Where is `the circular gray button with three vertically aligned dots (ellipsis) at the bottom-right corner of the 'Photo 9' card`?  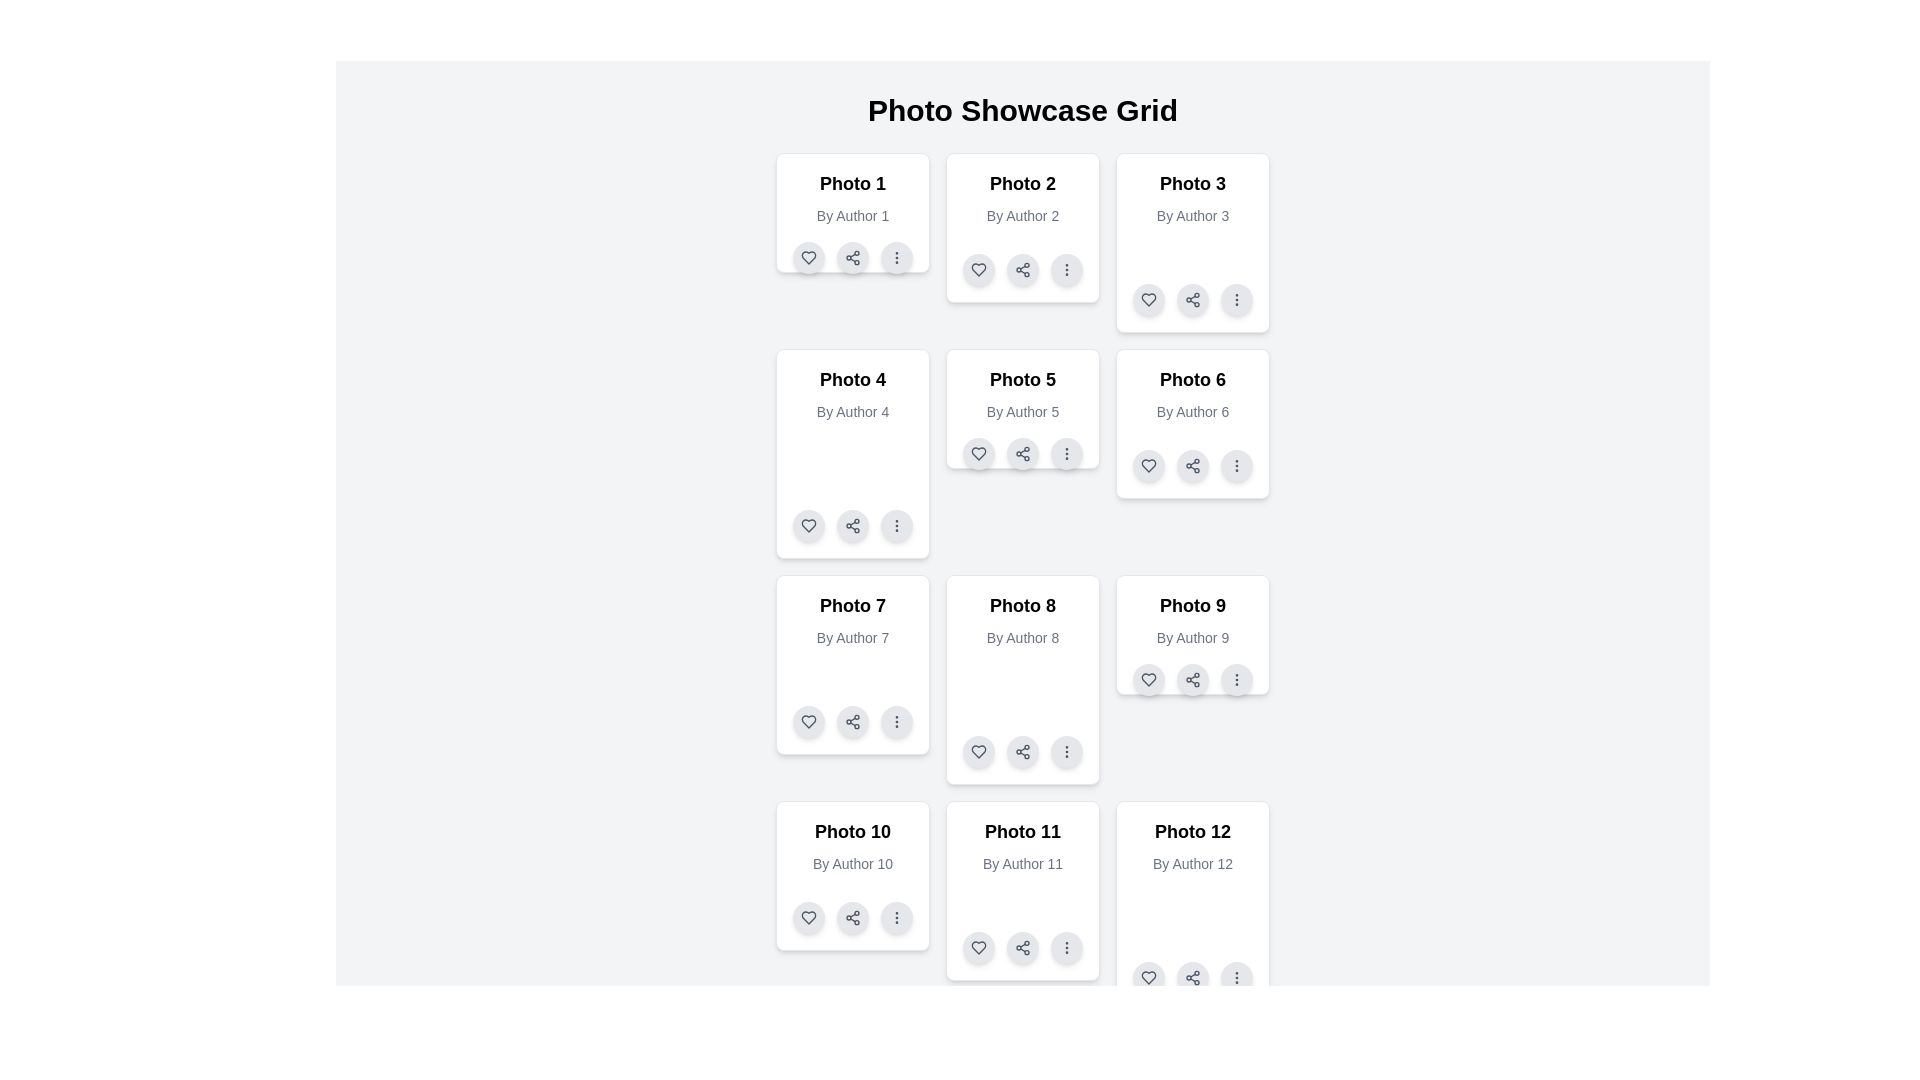 the circular gray button with three vertically aligned dots (ellipsis) at the bottom-right corner of the 'Photo 9' card is located at coordinates (1236, 678).